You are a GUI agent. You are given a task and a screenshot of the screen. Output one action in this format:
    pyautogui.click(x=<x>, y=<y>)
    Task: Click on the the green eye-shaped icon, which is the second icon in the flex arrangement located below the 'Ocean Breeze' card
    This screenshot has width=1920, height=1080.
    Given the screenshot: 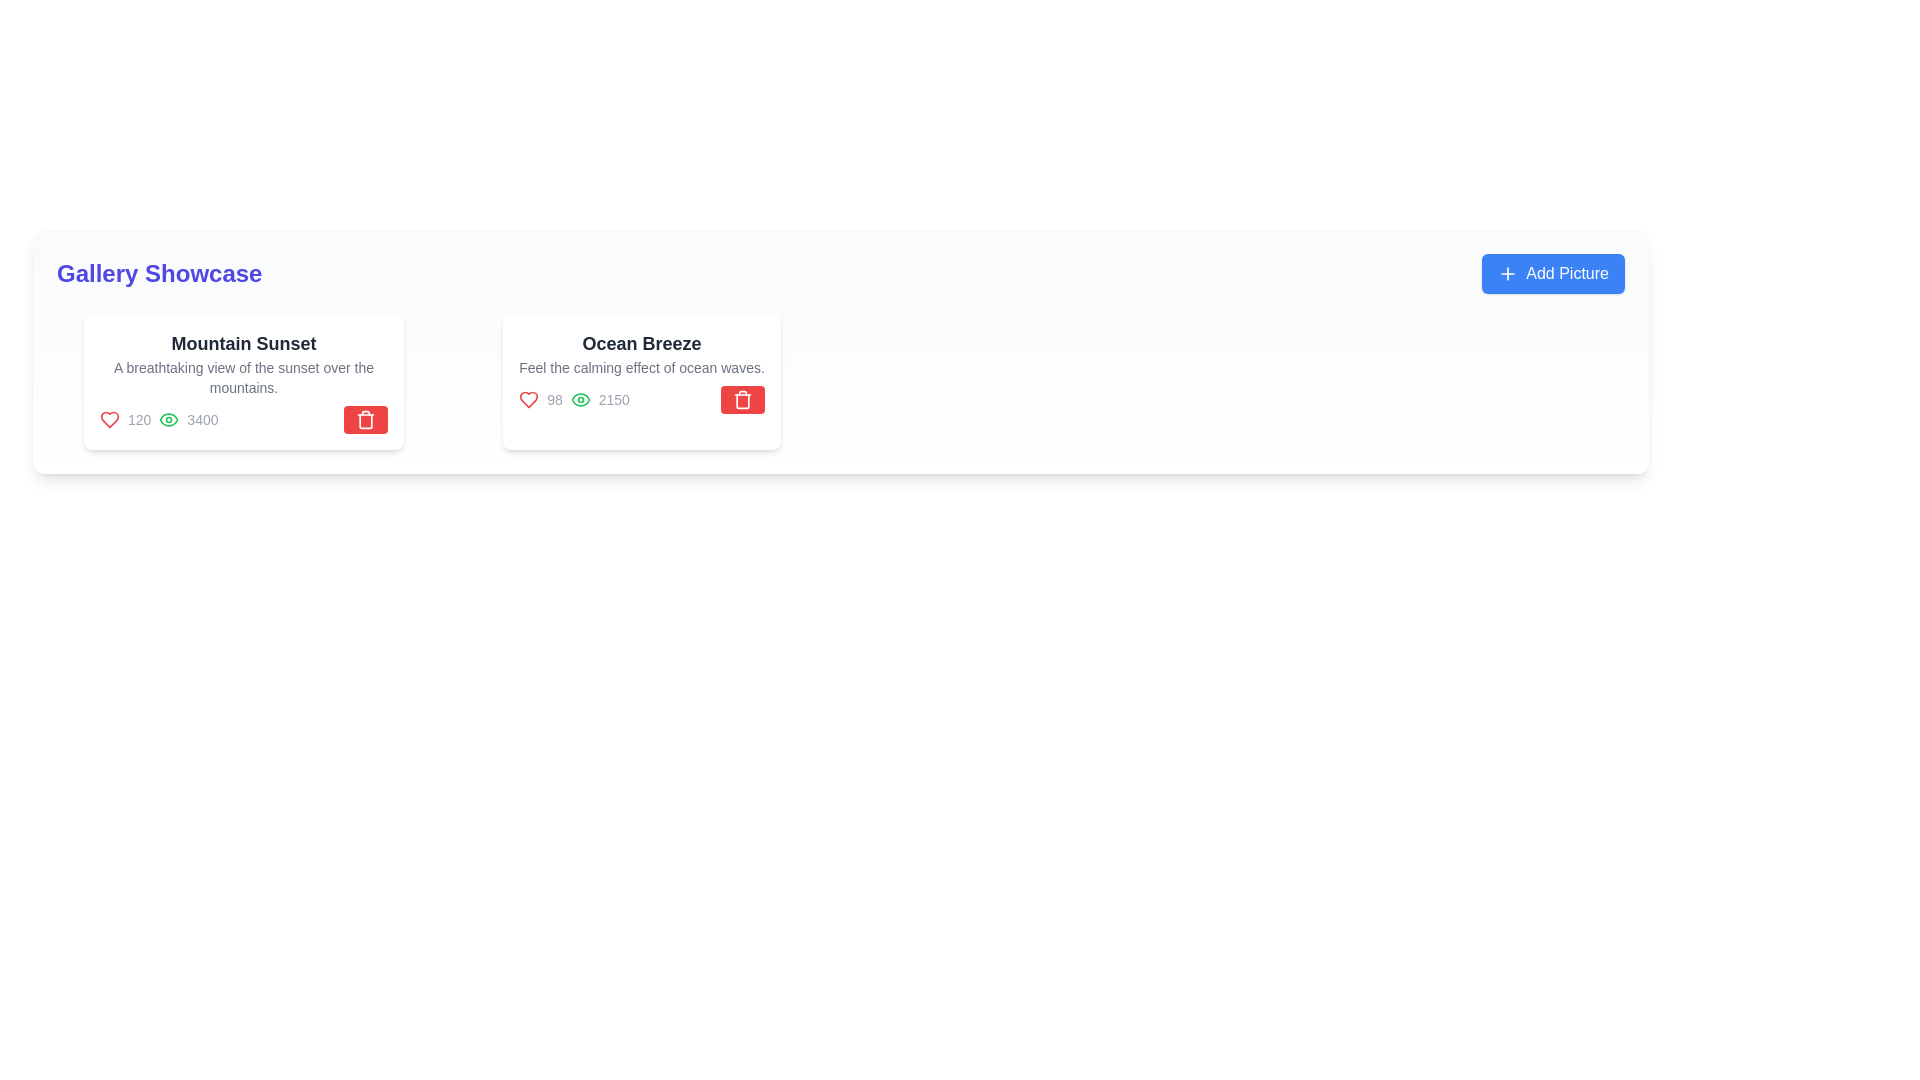 What is the action you would take?
    pyautogui.click(x=579, y=400)
    